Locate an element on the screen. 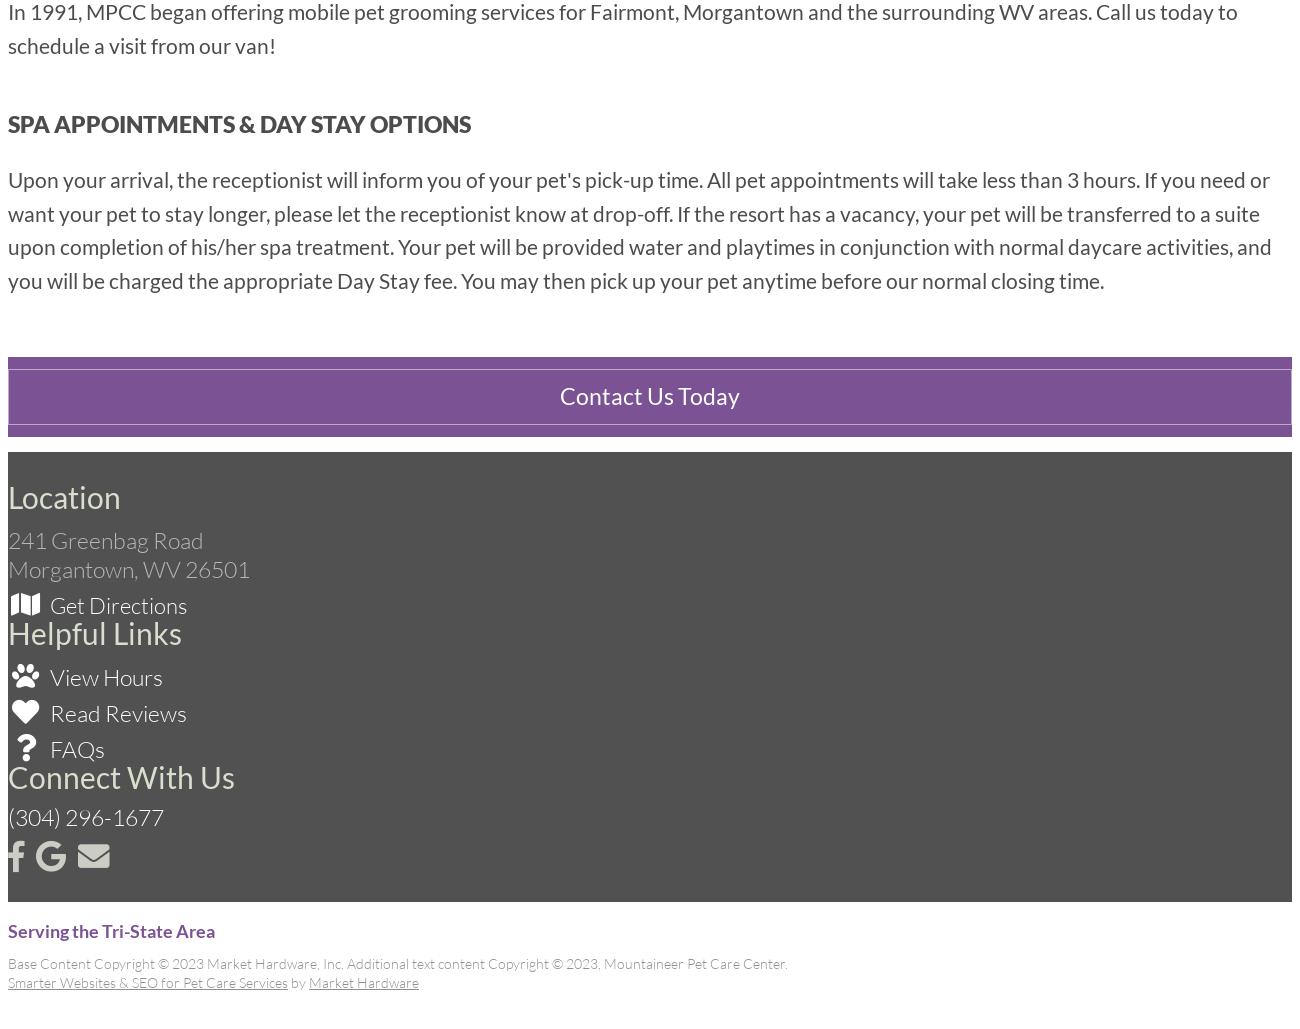  '(304) 296-1677' is located at coordinates (86, 814).